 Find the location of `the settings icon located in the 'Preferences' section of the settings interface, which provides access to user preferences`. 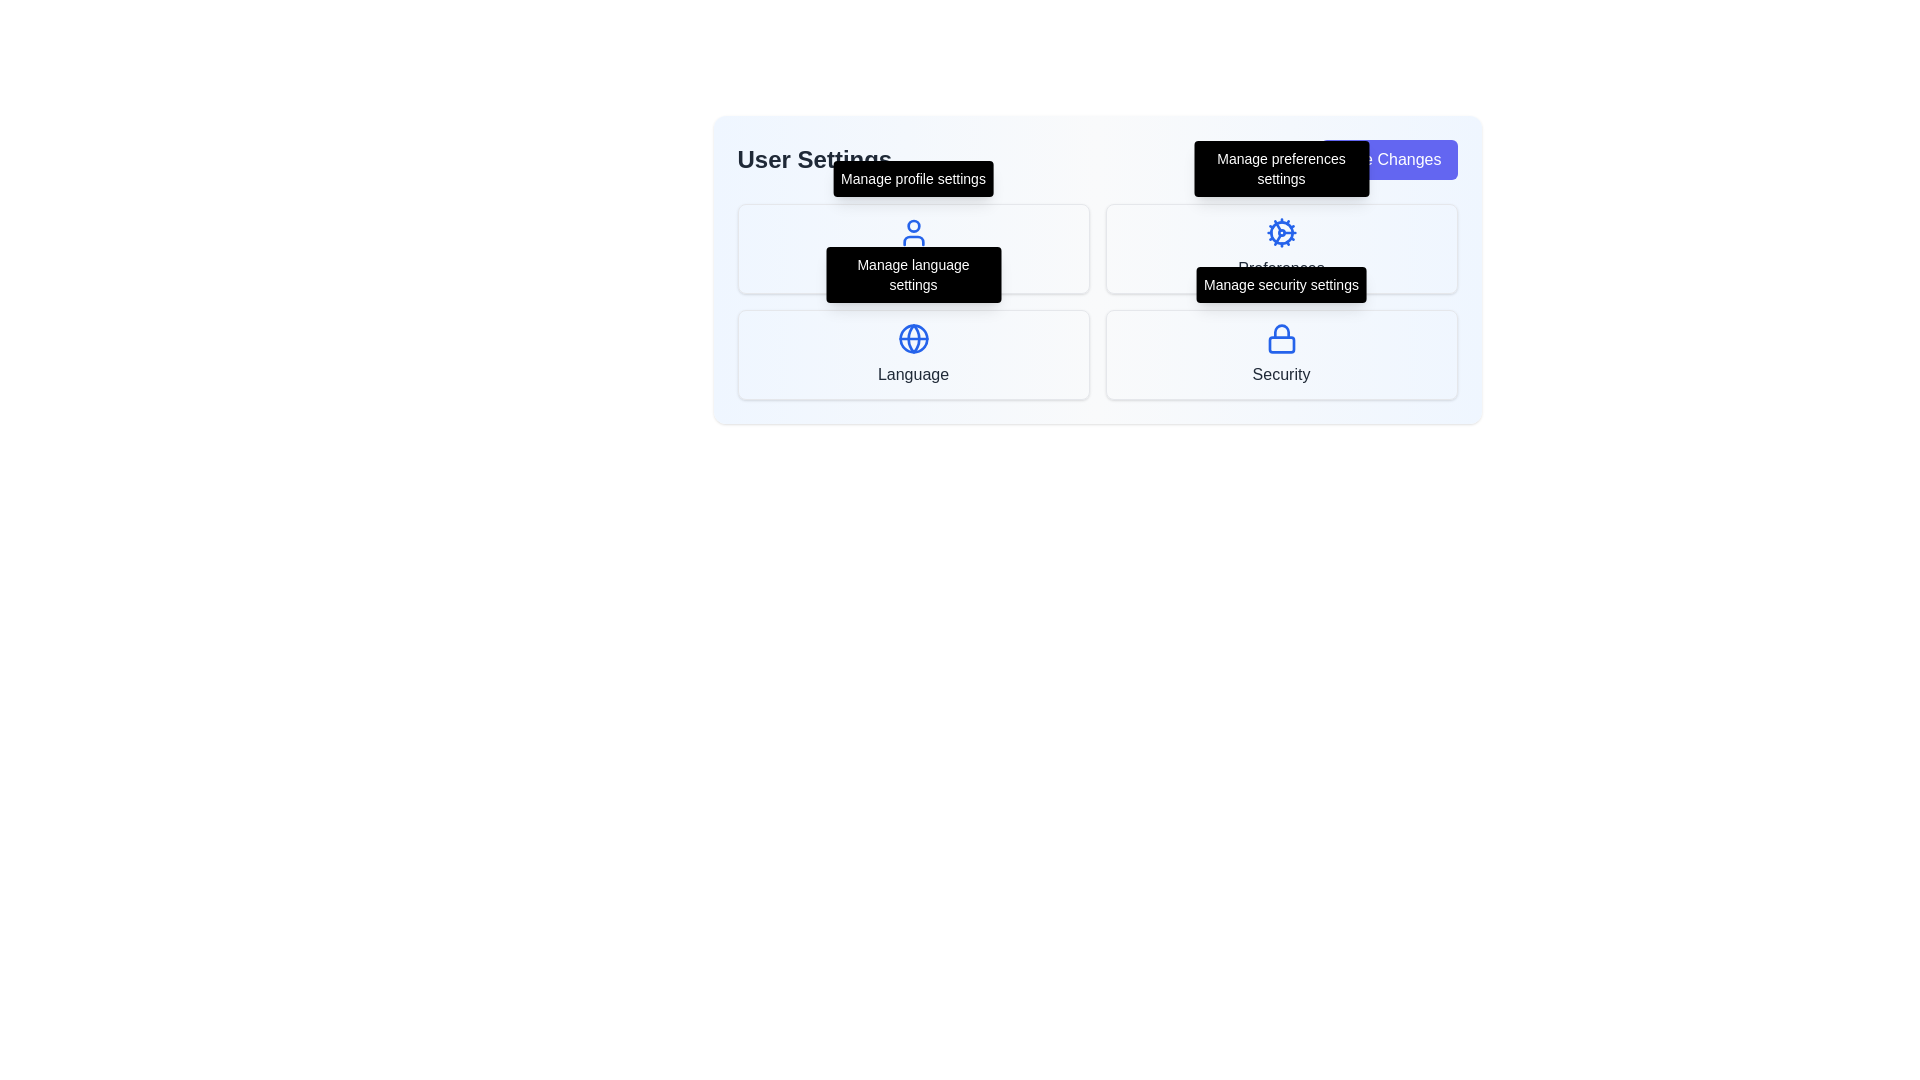

the settings icon located in the 'Preferences' section of the settings interface, which provides access to user preferences is located at coordinates (1281, 231).